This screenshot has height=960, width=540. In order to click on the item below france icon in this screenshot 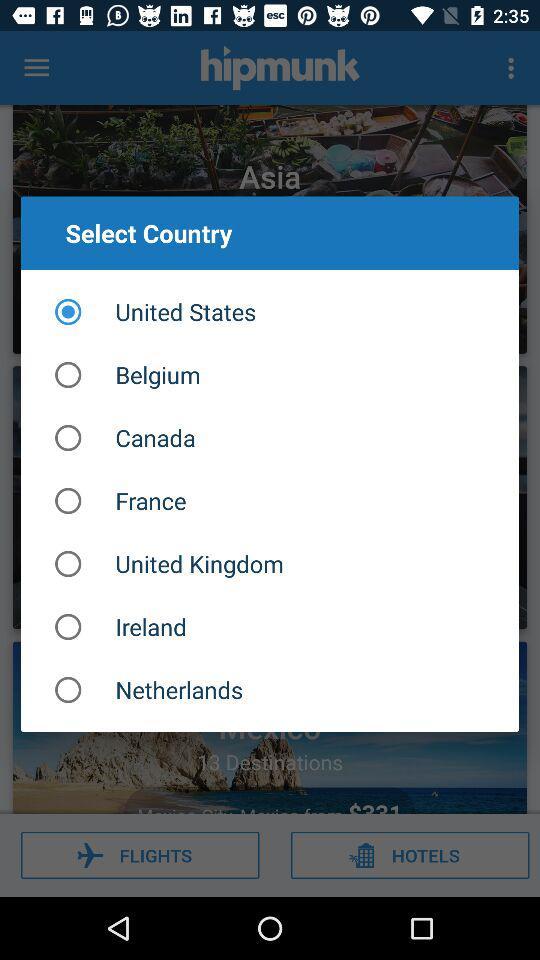, I will do `click(270, 564)`.